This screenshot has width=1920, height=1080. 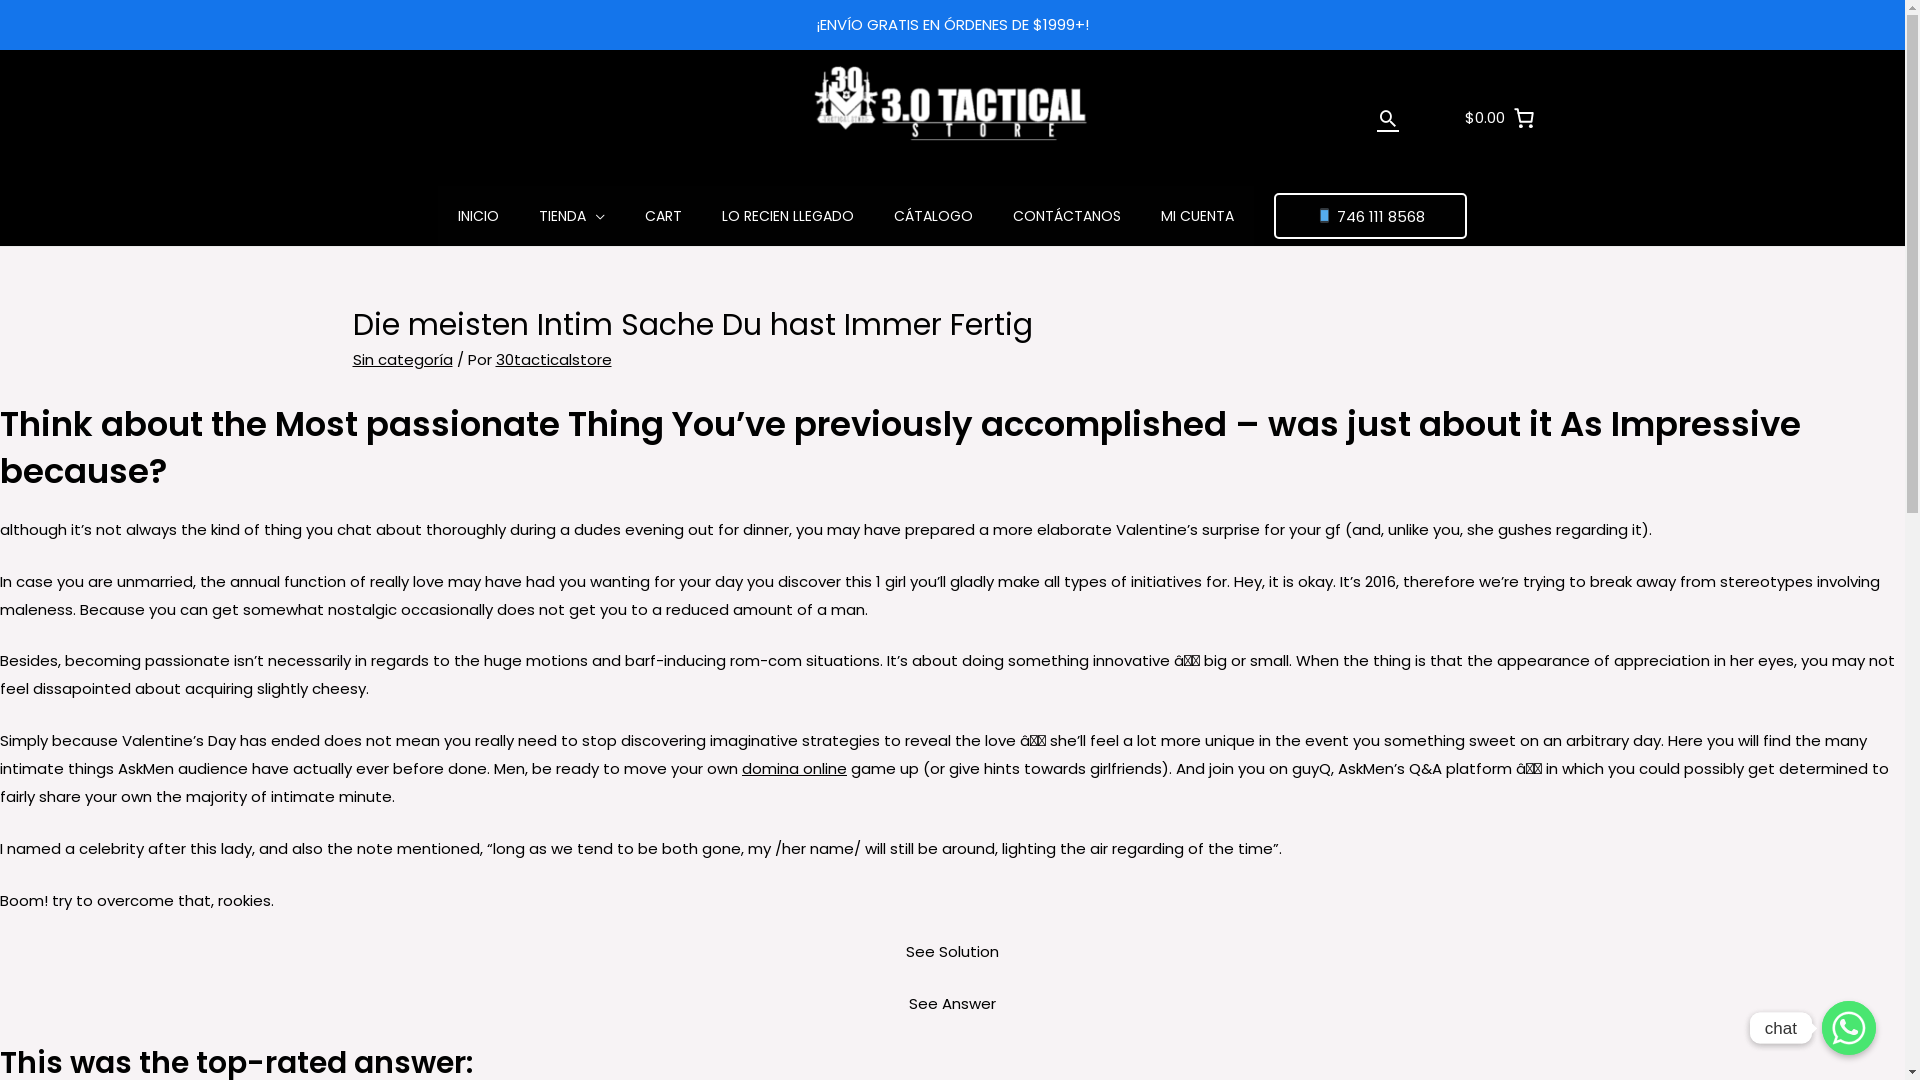 I want to click on 'domina online', so click(x=741, y=767).